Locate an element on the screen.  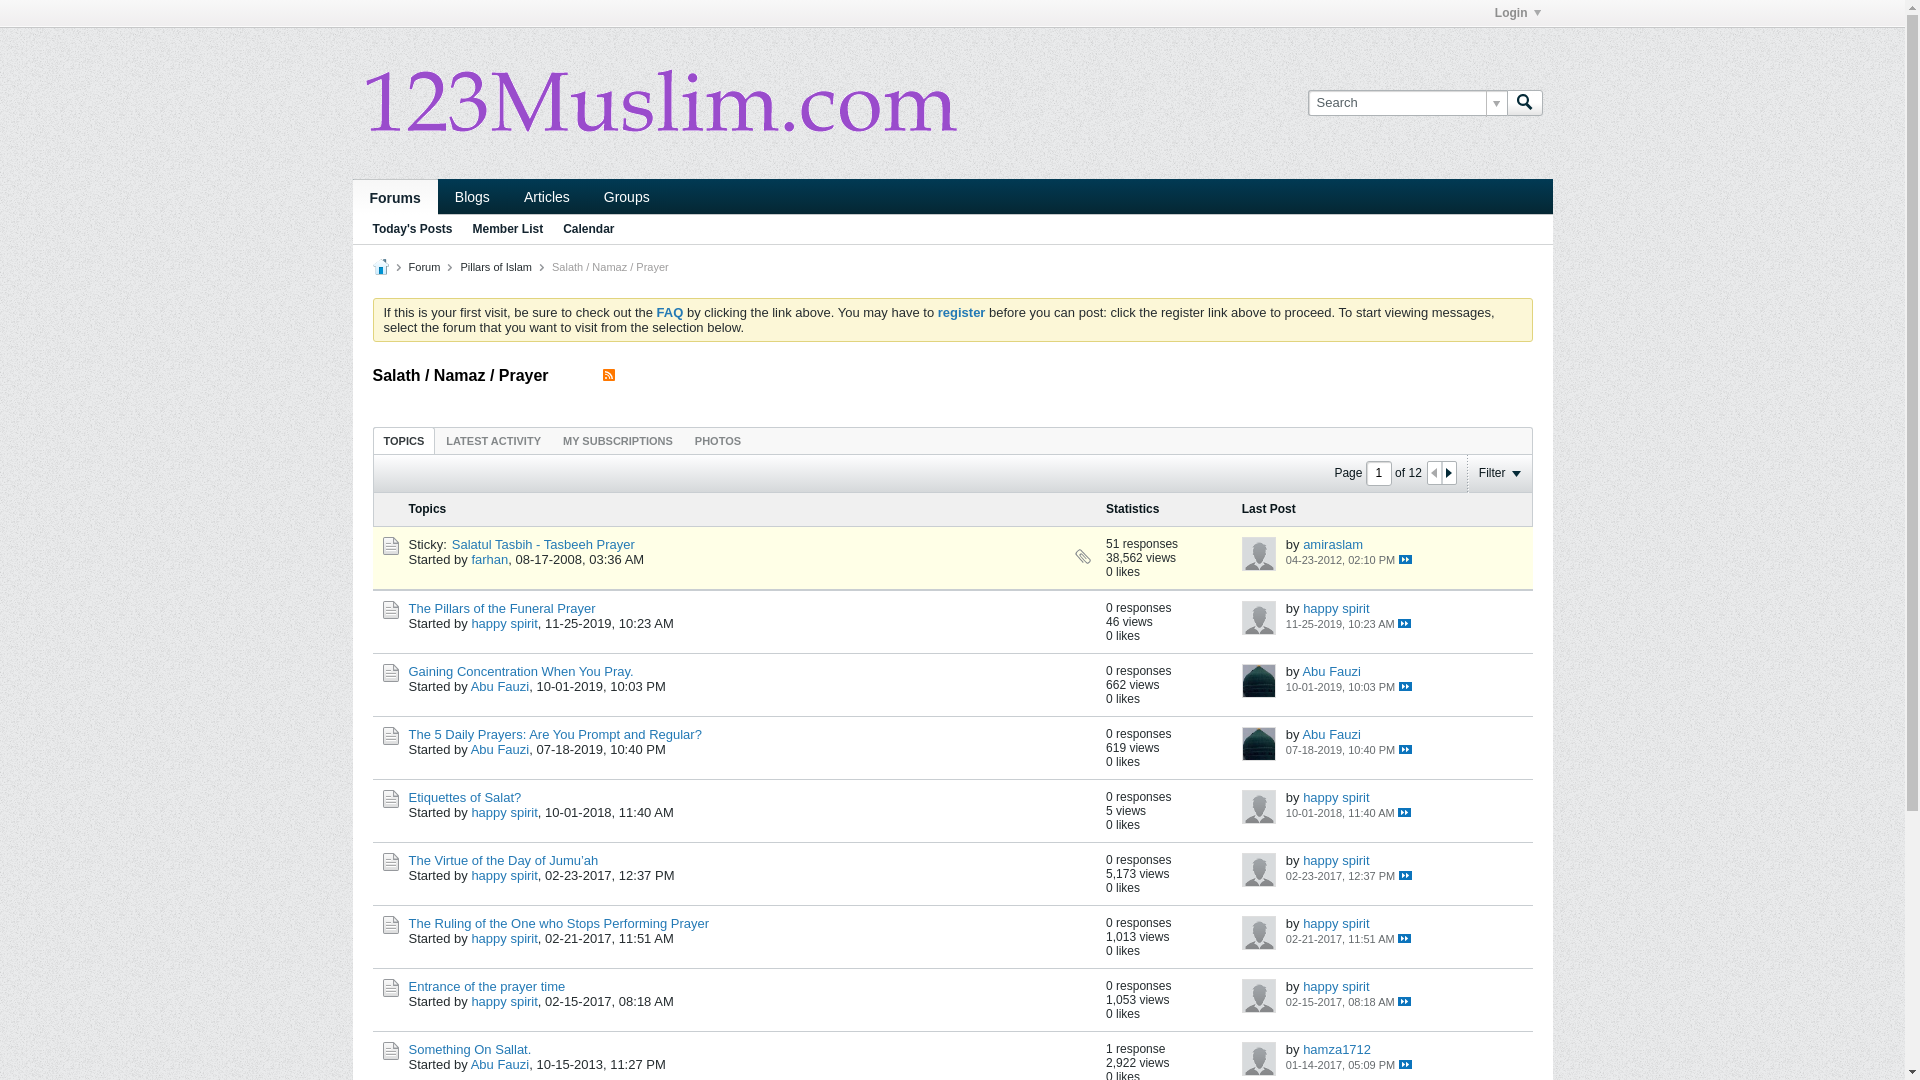
'FAQ' is located at coordinates (657, 312).